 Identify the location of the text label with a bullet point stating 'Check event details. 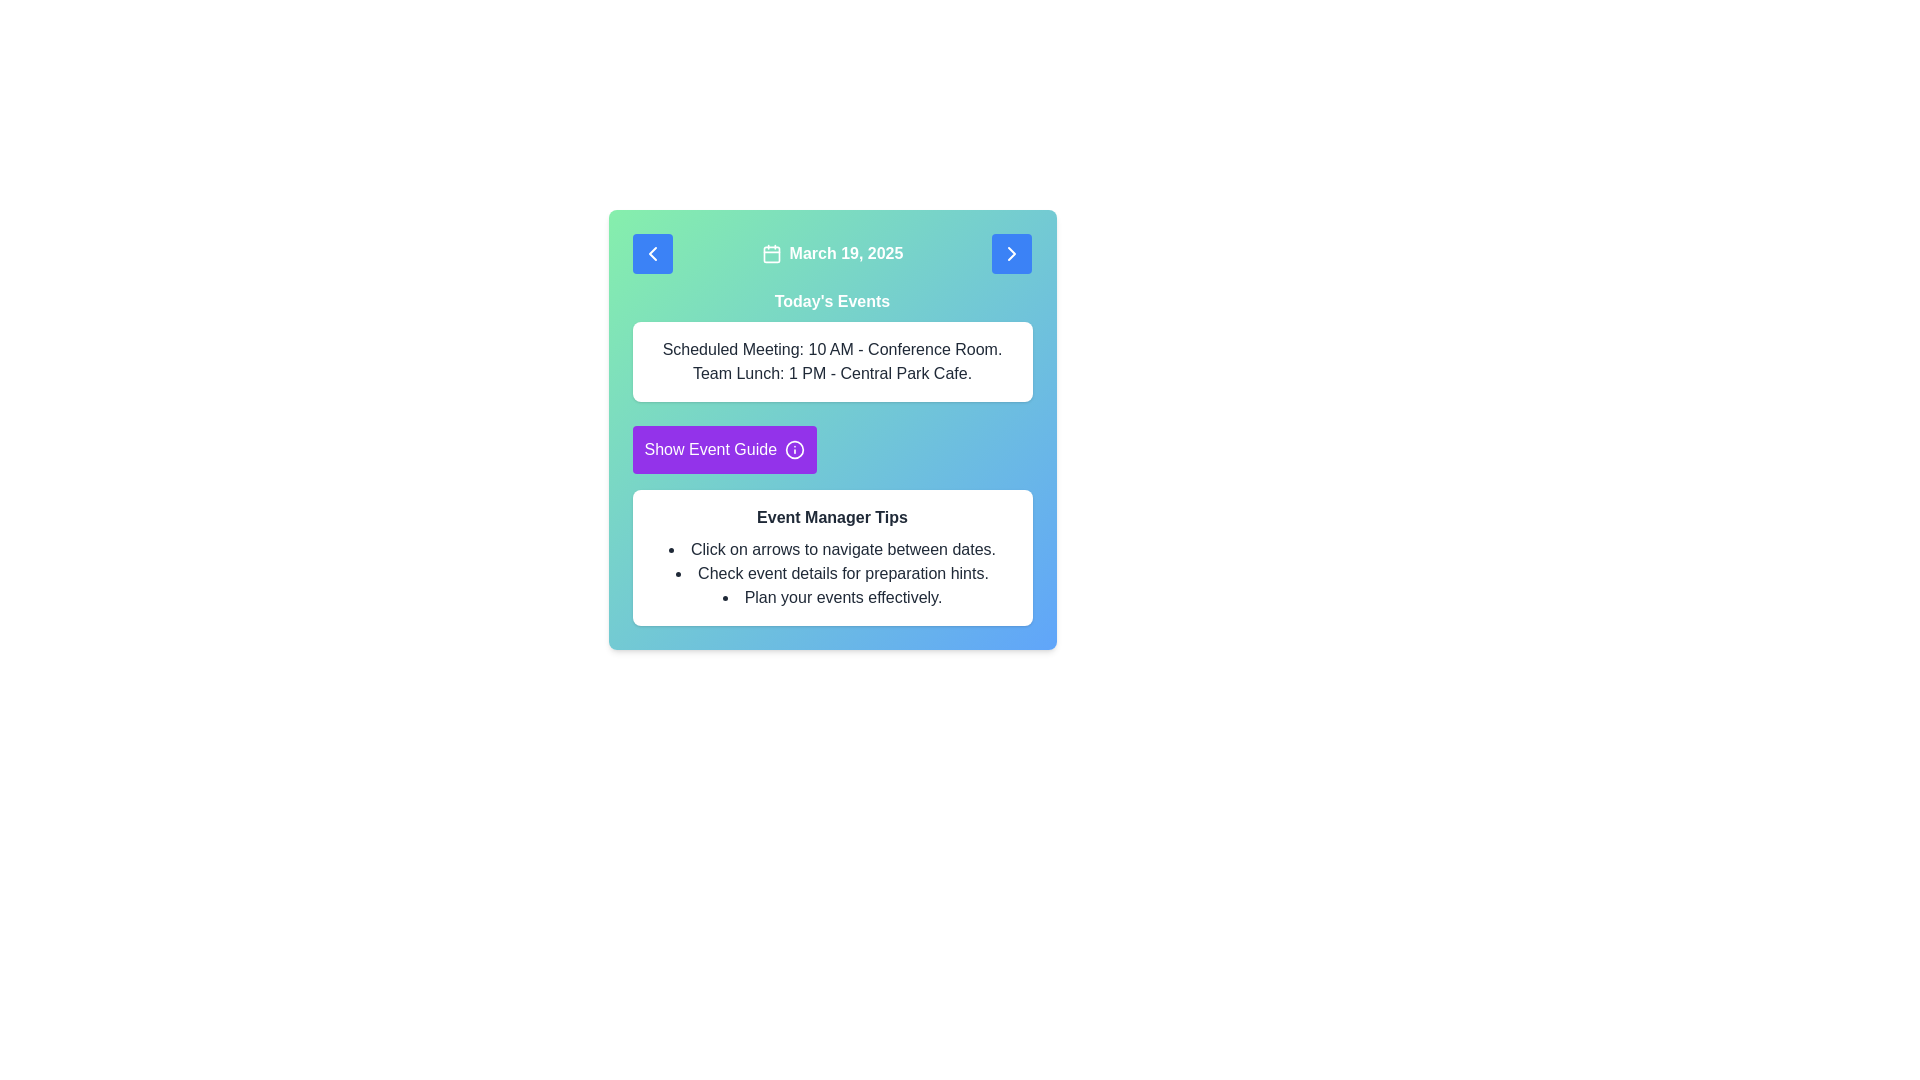
(832, 574).